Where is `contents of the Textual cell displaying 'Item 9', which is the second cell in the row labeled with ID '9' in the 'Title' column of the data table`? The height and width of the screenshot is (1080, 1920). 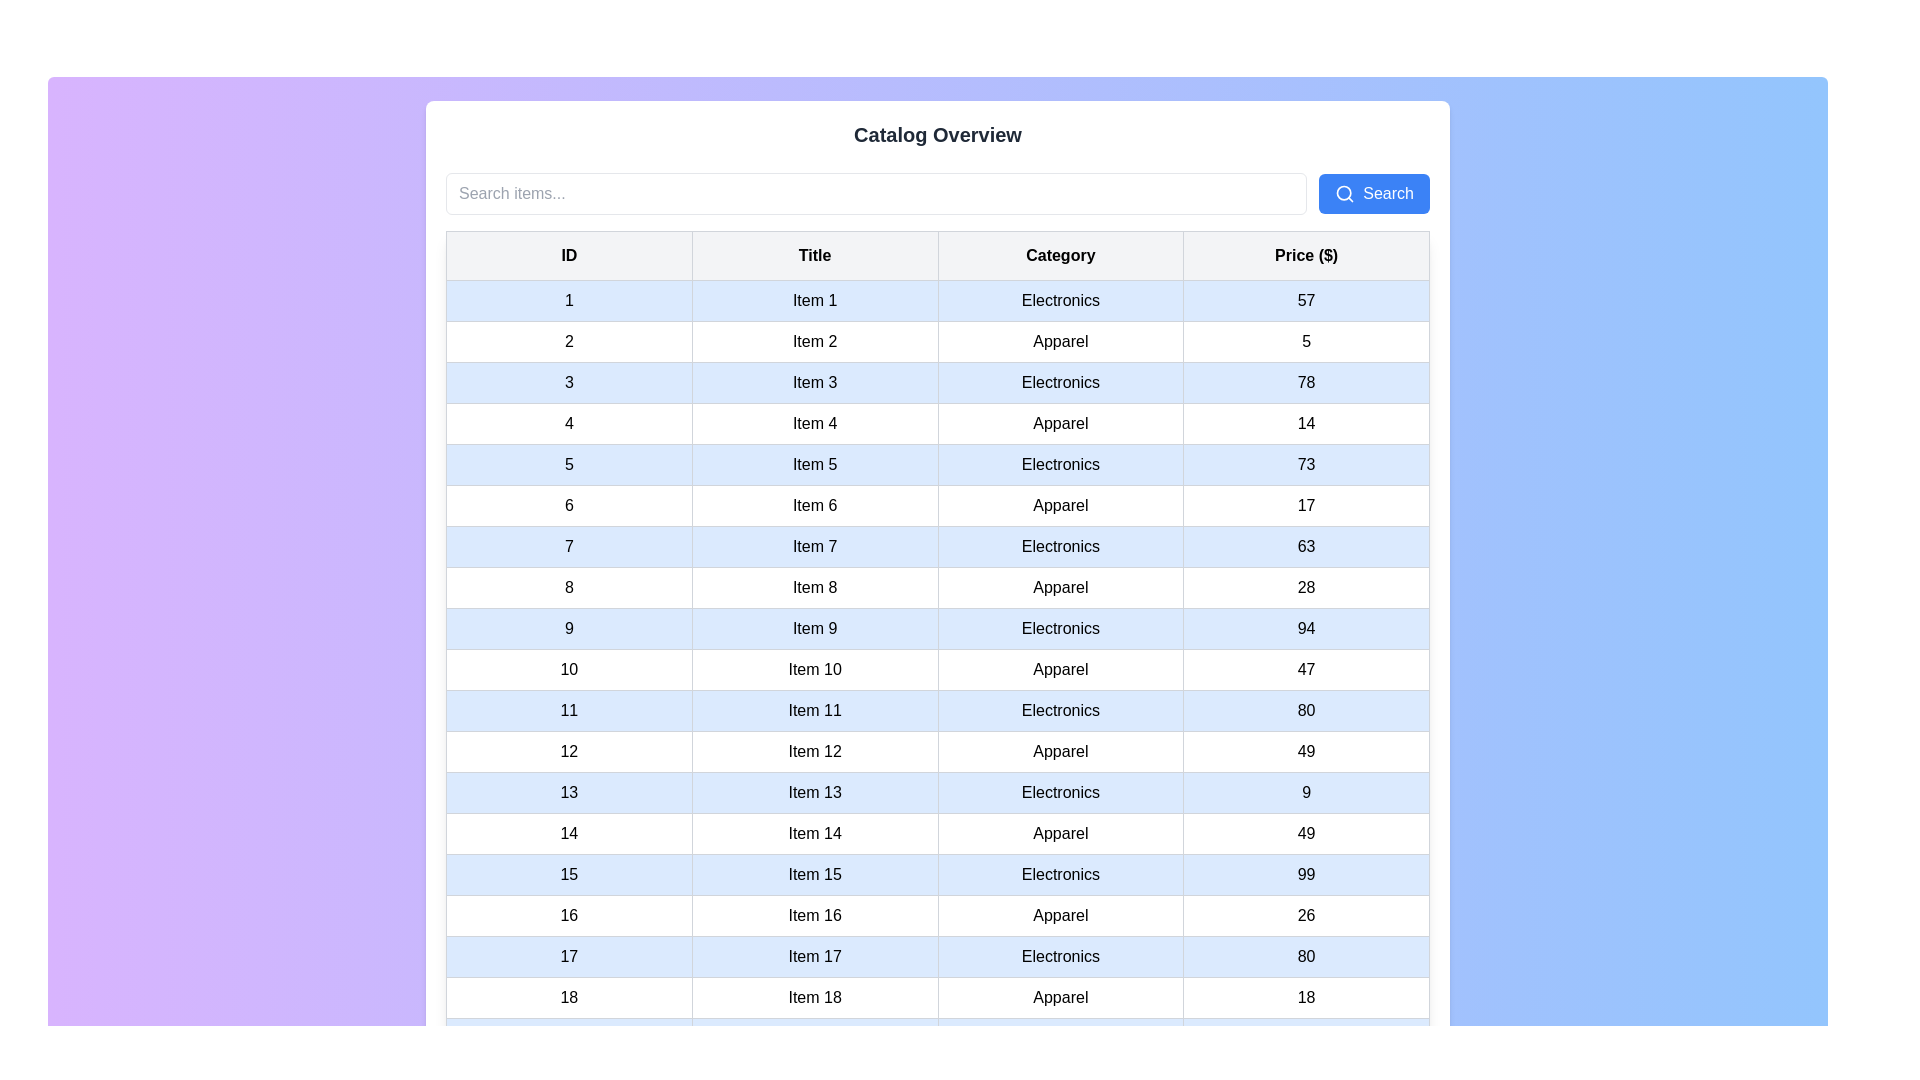 contents of the Textual cell displaying 'Item 9', which is the second cell in the row labeled with ID '9' in the 'Title' column of the data table is located at coordinates (815, 627).